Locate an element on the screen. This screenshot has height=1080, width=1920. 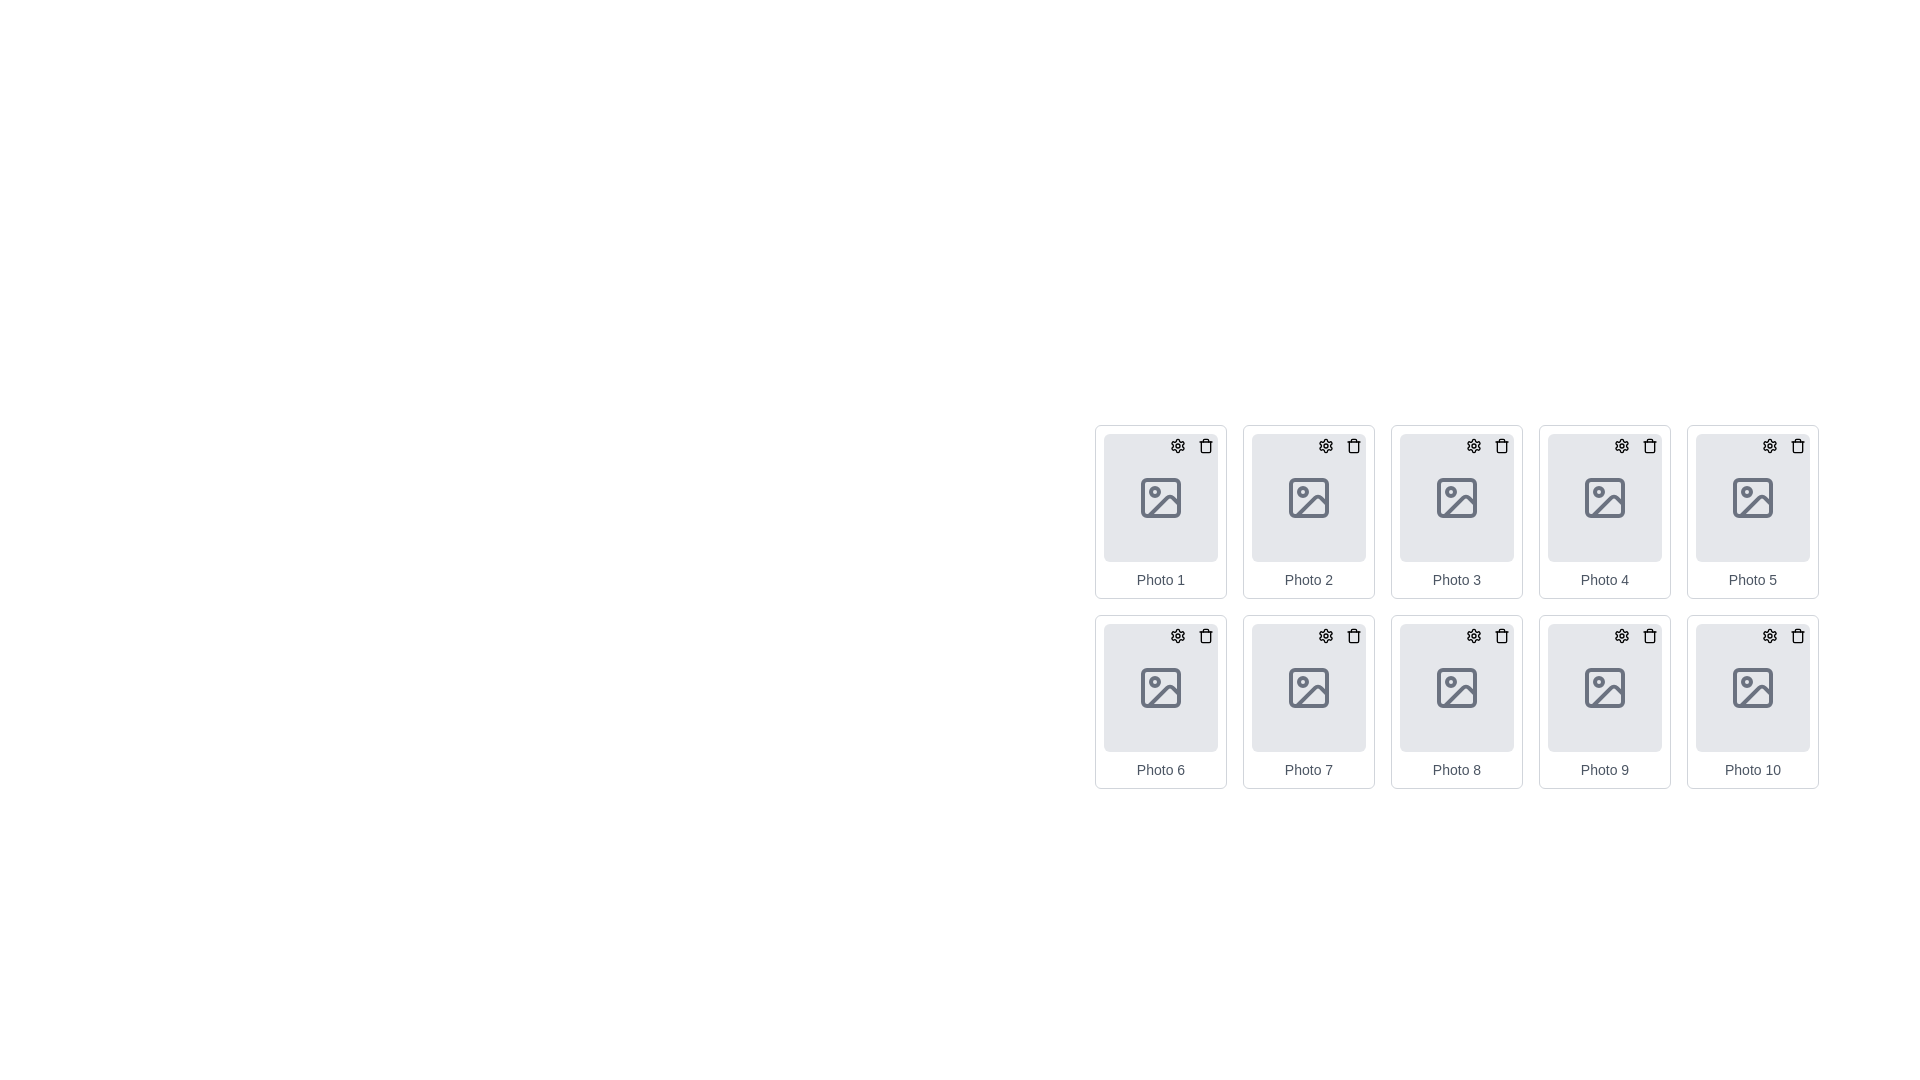
the settings gear icon located in the top-right corner of the card labeled 'Photo 5' within the cluster of interactive elements is located at coordinates (1784, 445).